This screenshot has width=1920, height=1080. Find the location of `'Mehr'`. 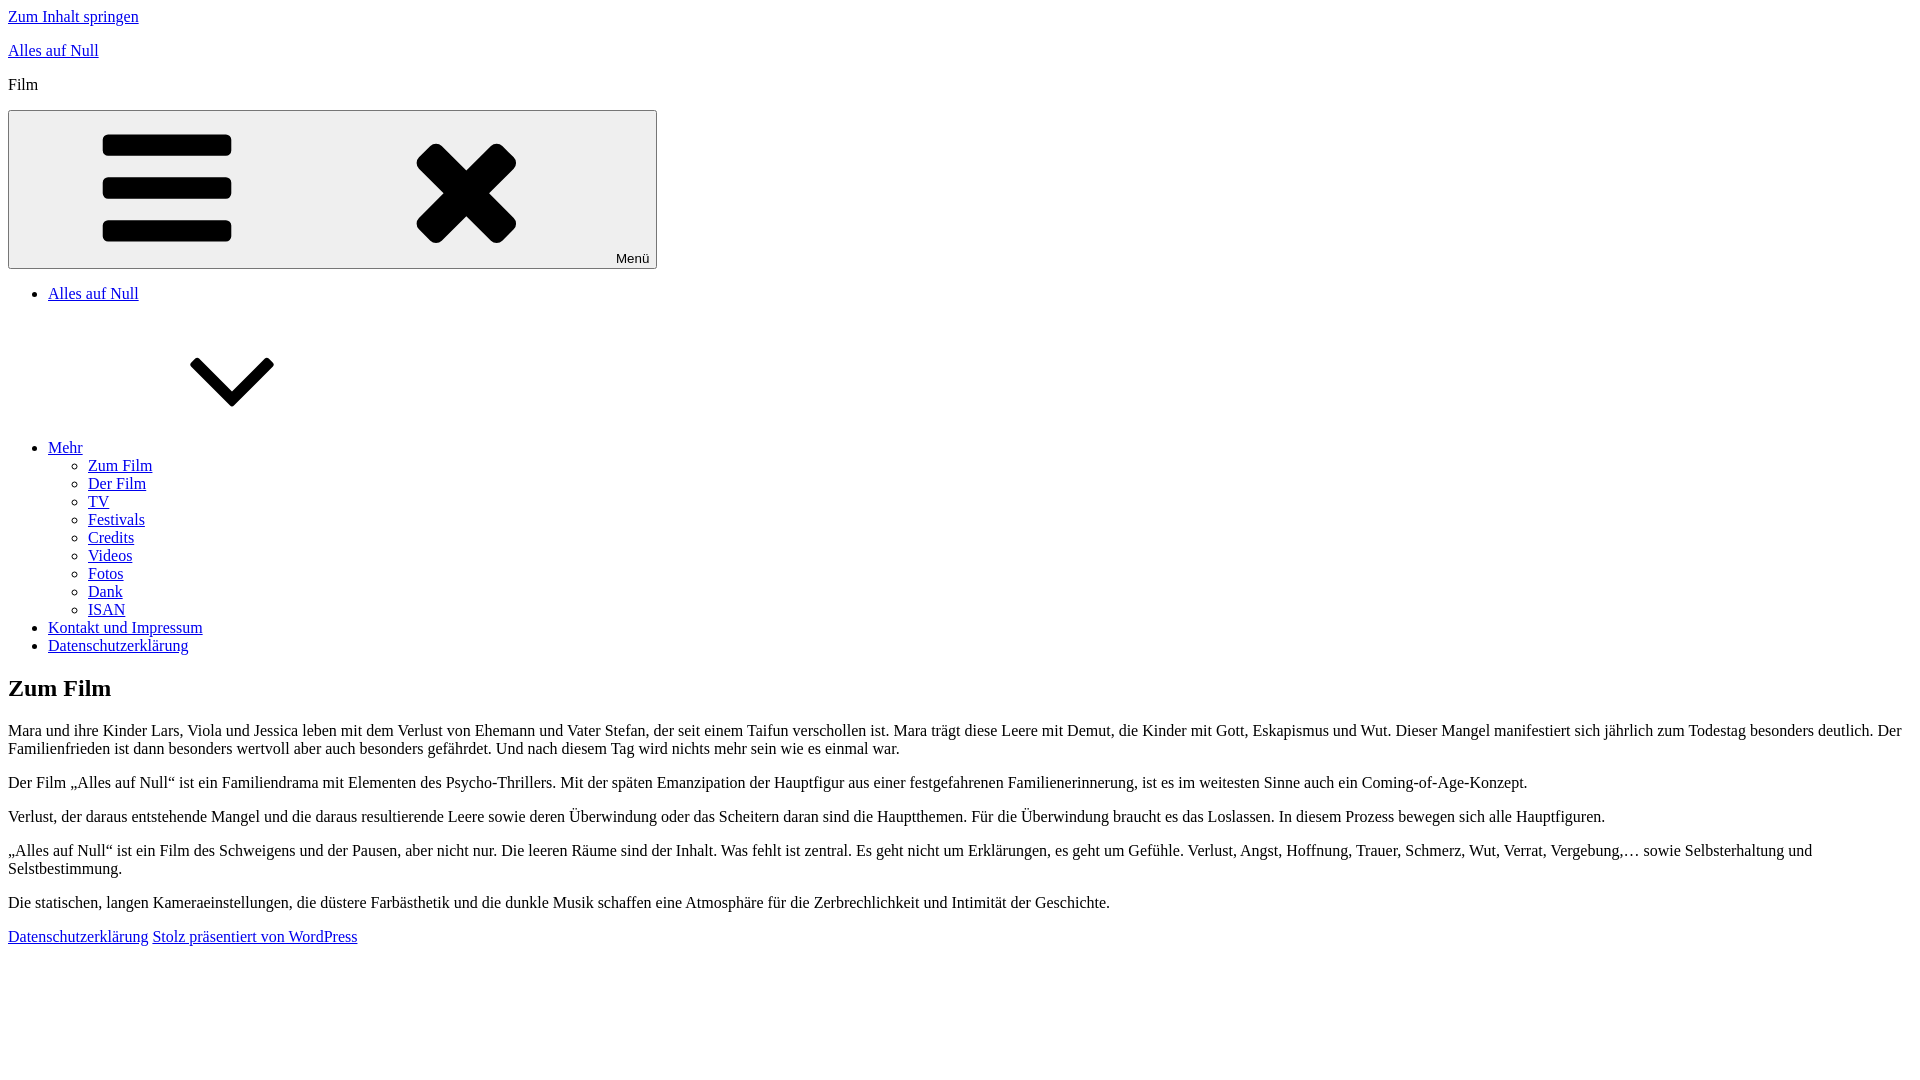

'Mehr' is located at coordinates (215, 446).